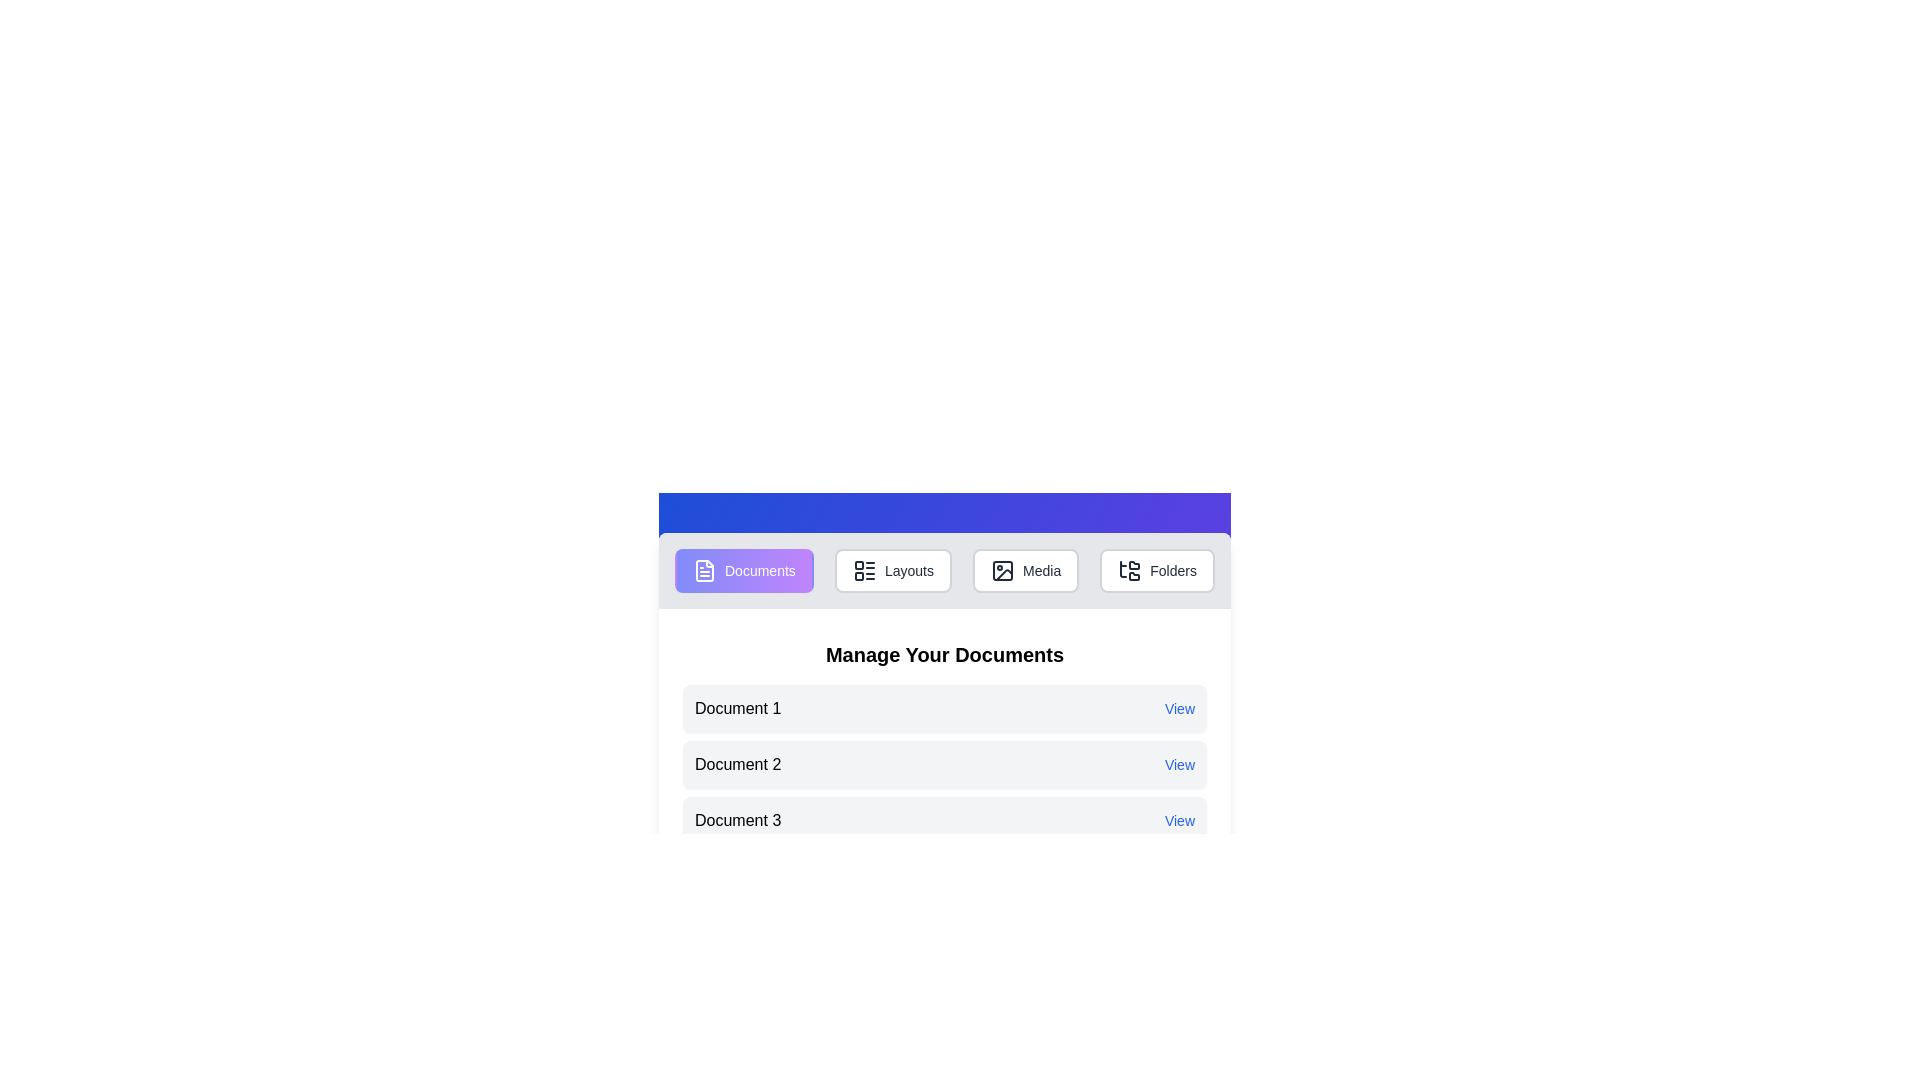 Image resolution: width=1920 pixels, height=1080 pixels. Describe the element at coordinates (1026, 570) in the screenshot. I see `the 'Media' button, the third button from the left in a horizontal row of navigation buttons` at that location.